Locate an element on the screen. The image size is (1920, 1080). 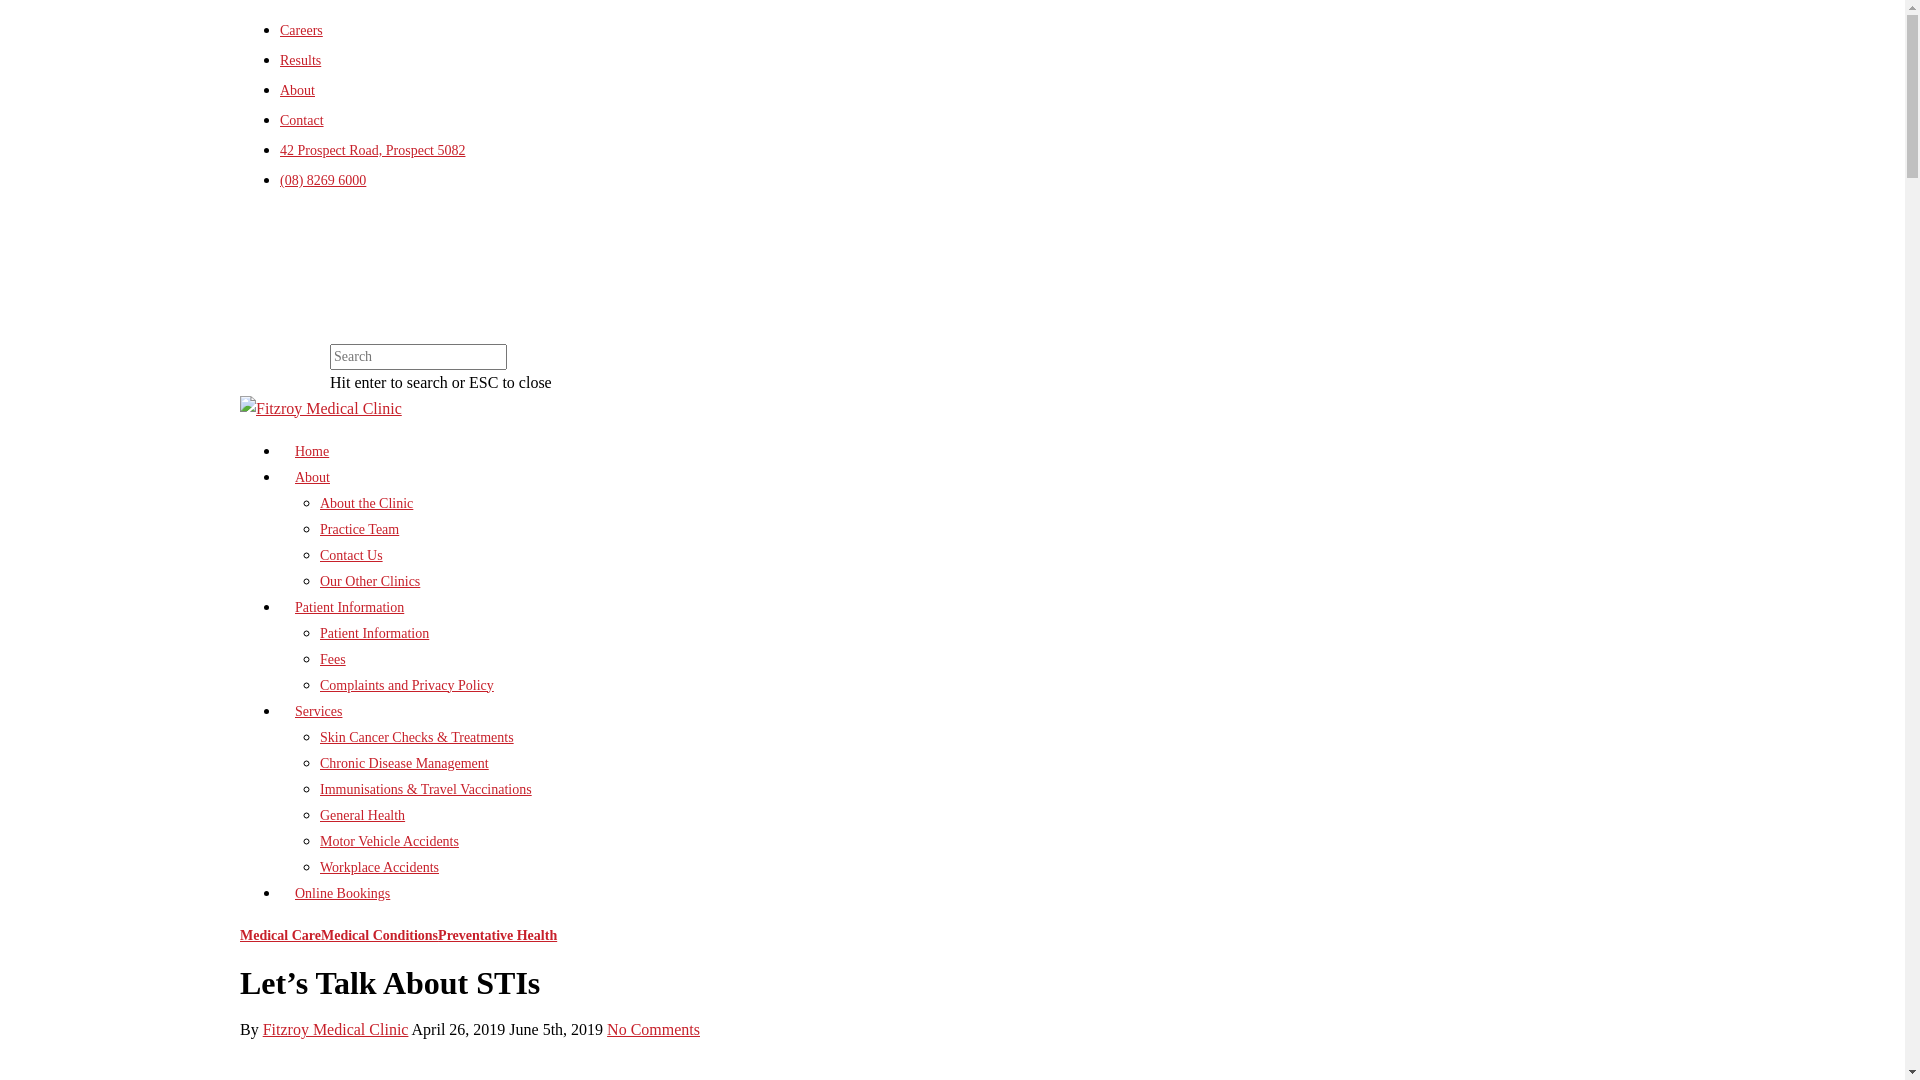
'Preventative Health' is located at coordinates (497, 935).